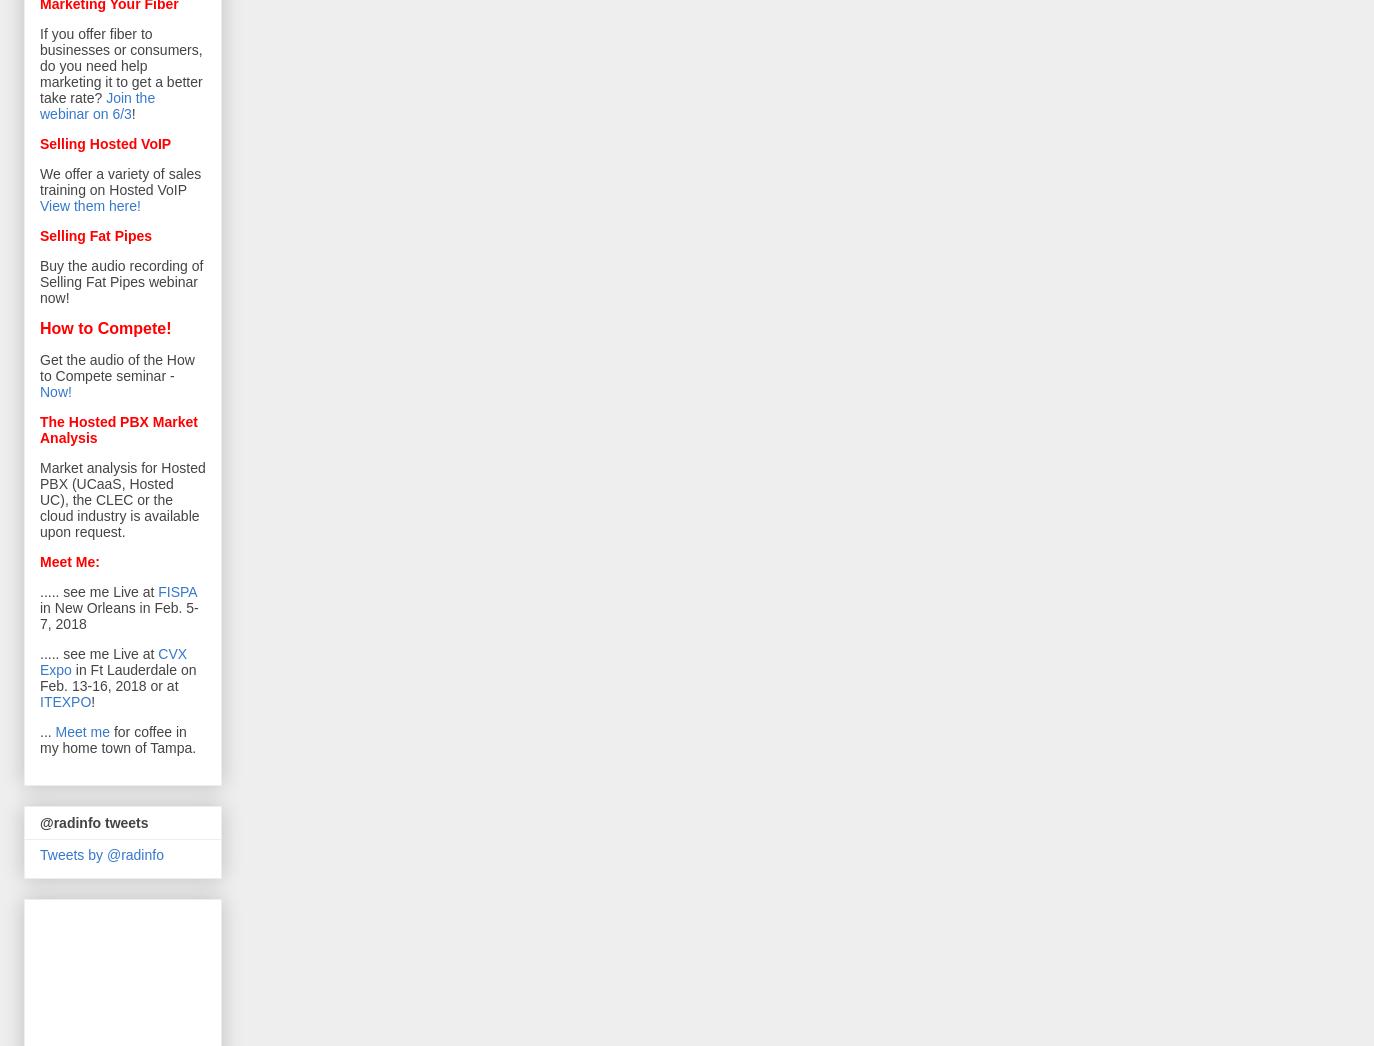 This screenshot has width=1374, height=1046. Describe the element at coordinates (117, 615) in the screenshot. I see `'in New Orleans in Feb. 5-7, 2018'` at that location.